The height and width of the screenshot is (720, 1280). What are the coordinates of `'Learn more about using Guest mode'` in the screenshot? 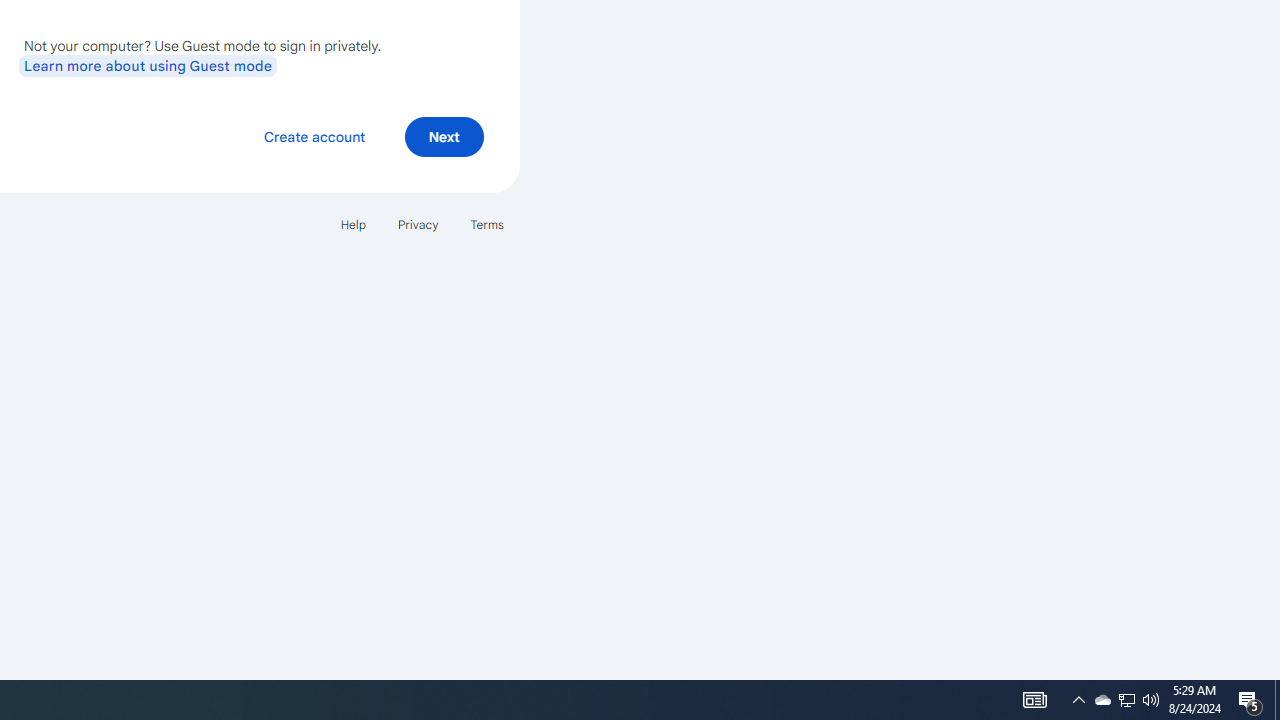 It's located at (147, 64).